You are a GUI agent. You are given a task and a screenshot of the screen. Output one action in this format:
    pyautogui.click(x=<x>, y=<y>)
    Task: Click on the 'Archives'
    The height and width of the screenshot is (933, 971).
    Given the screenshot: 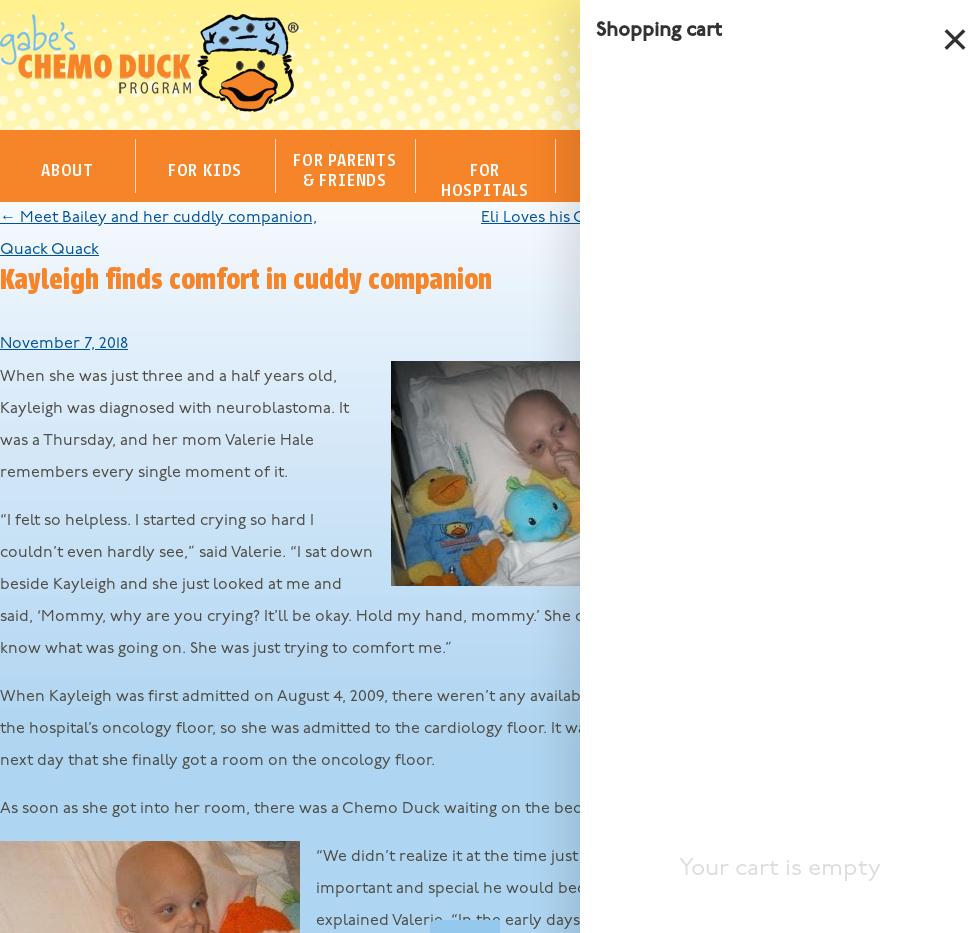 What is the action you would take?
    pyautogui.click(x=768, y=538)
    